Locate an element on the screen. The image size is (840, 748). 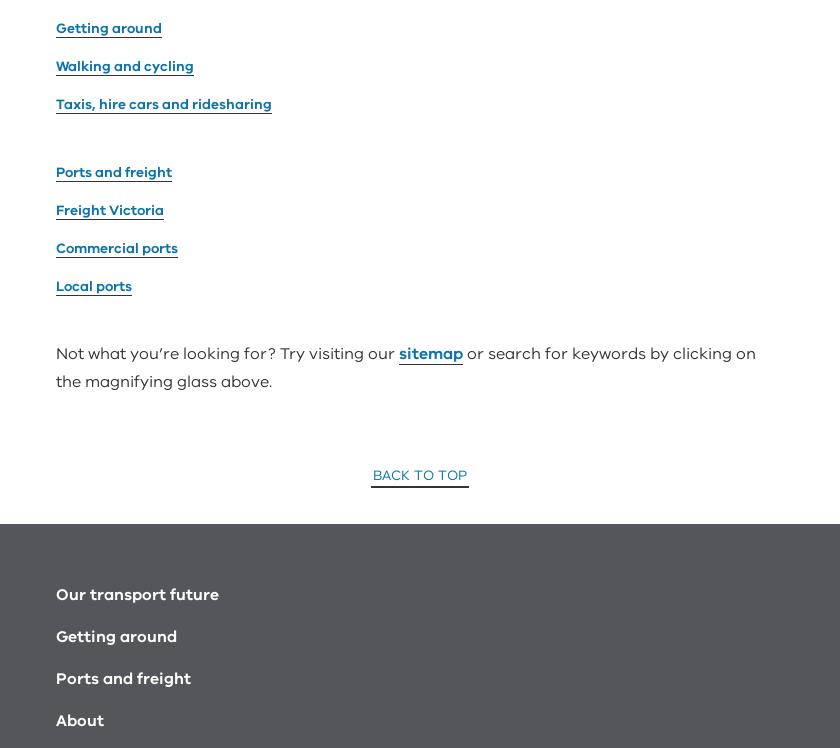
'Not what you’re looking for? Try visiting our' is located at coordinates (227, 125).